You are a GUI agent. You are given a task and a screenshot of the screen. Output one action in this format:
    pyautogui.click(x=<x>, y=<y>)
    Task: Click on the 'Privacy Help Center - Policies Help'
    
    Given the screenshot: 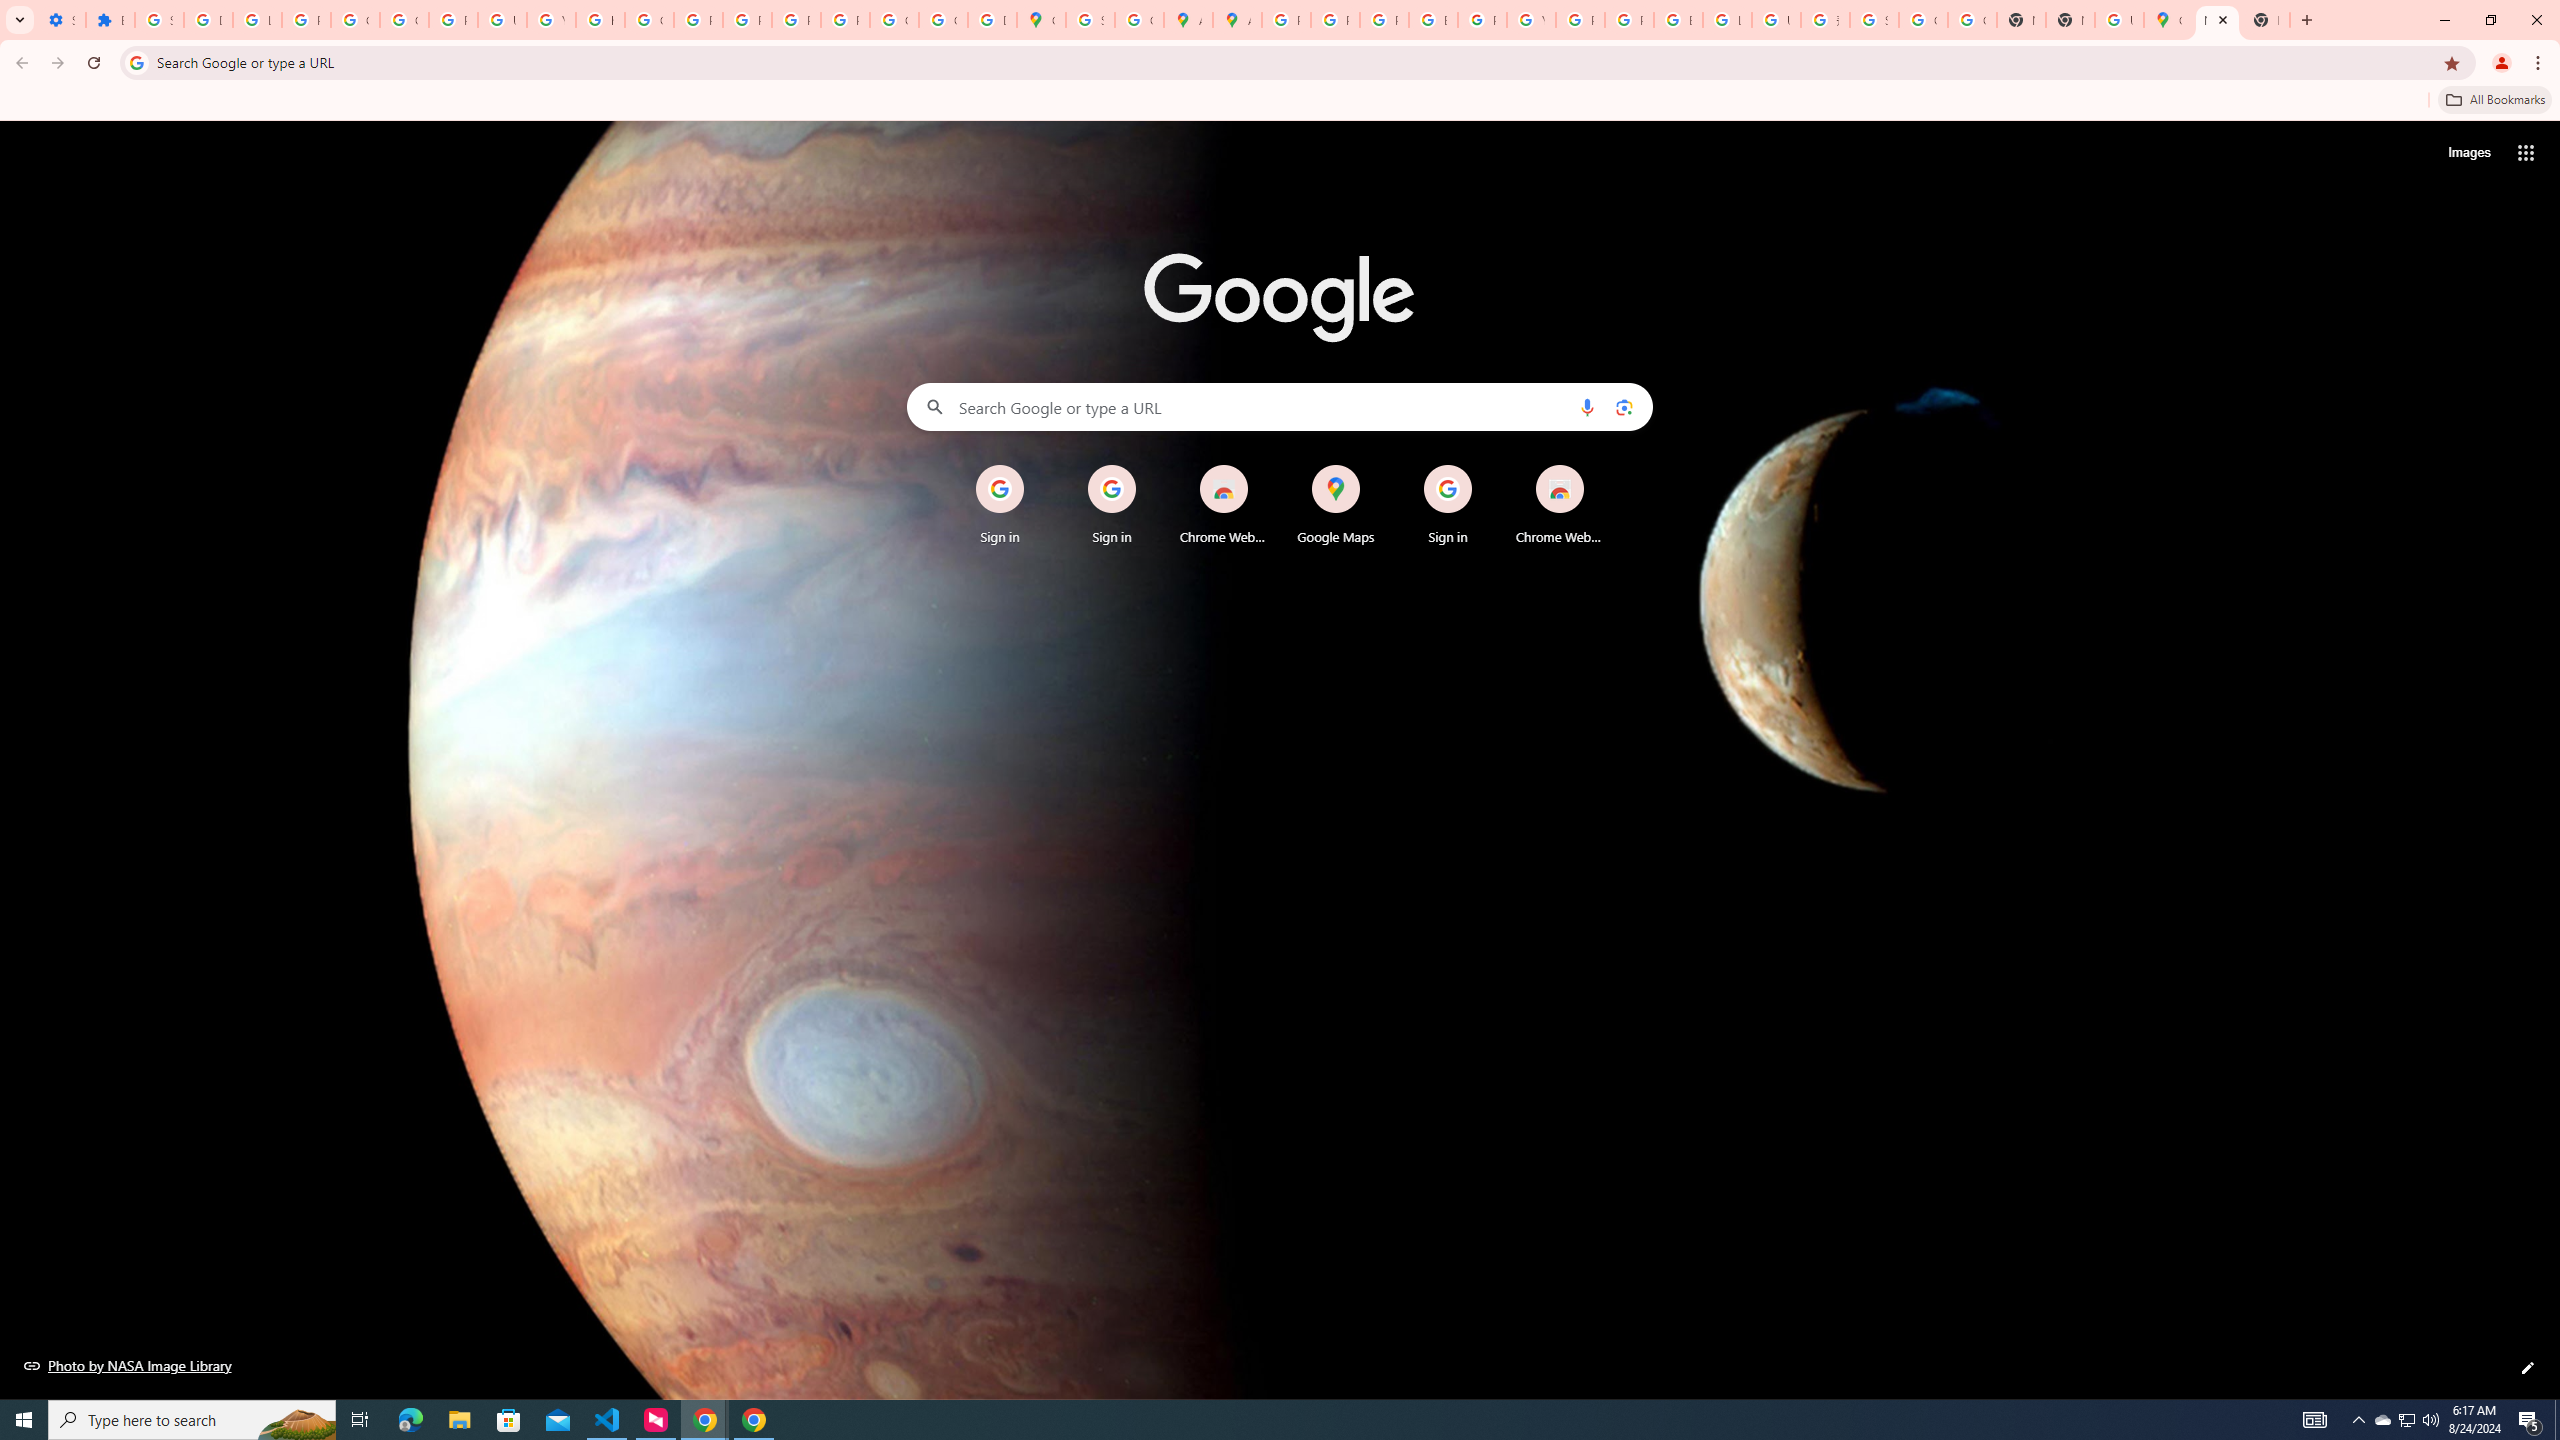 What is the action you would take?
    pyautogui.click(x=1336, y=19)
    